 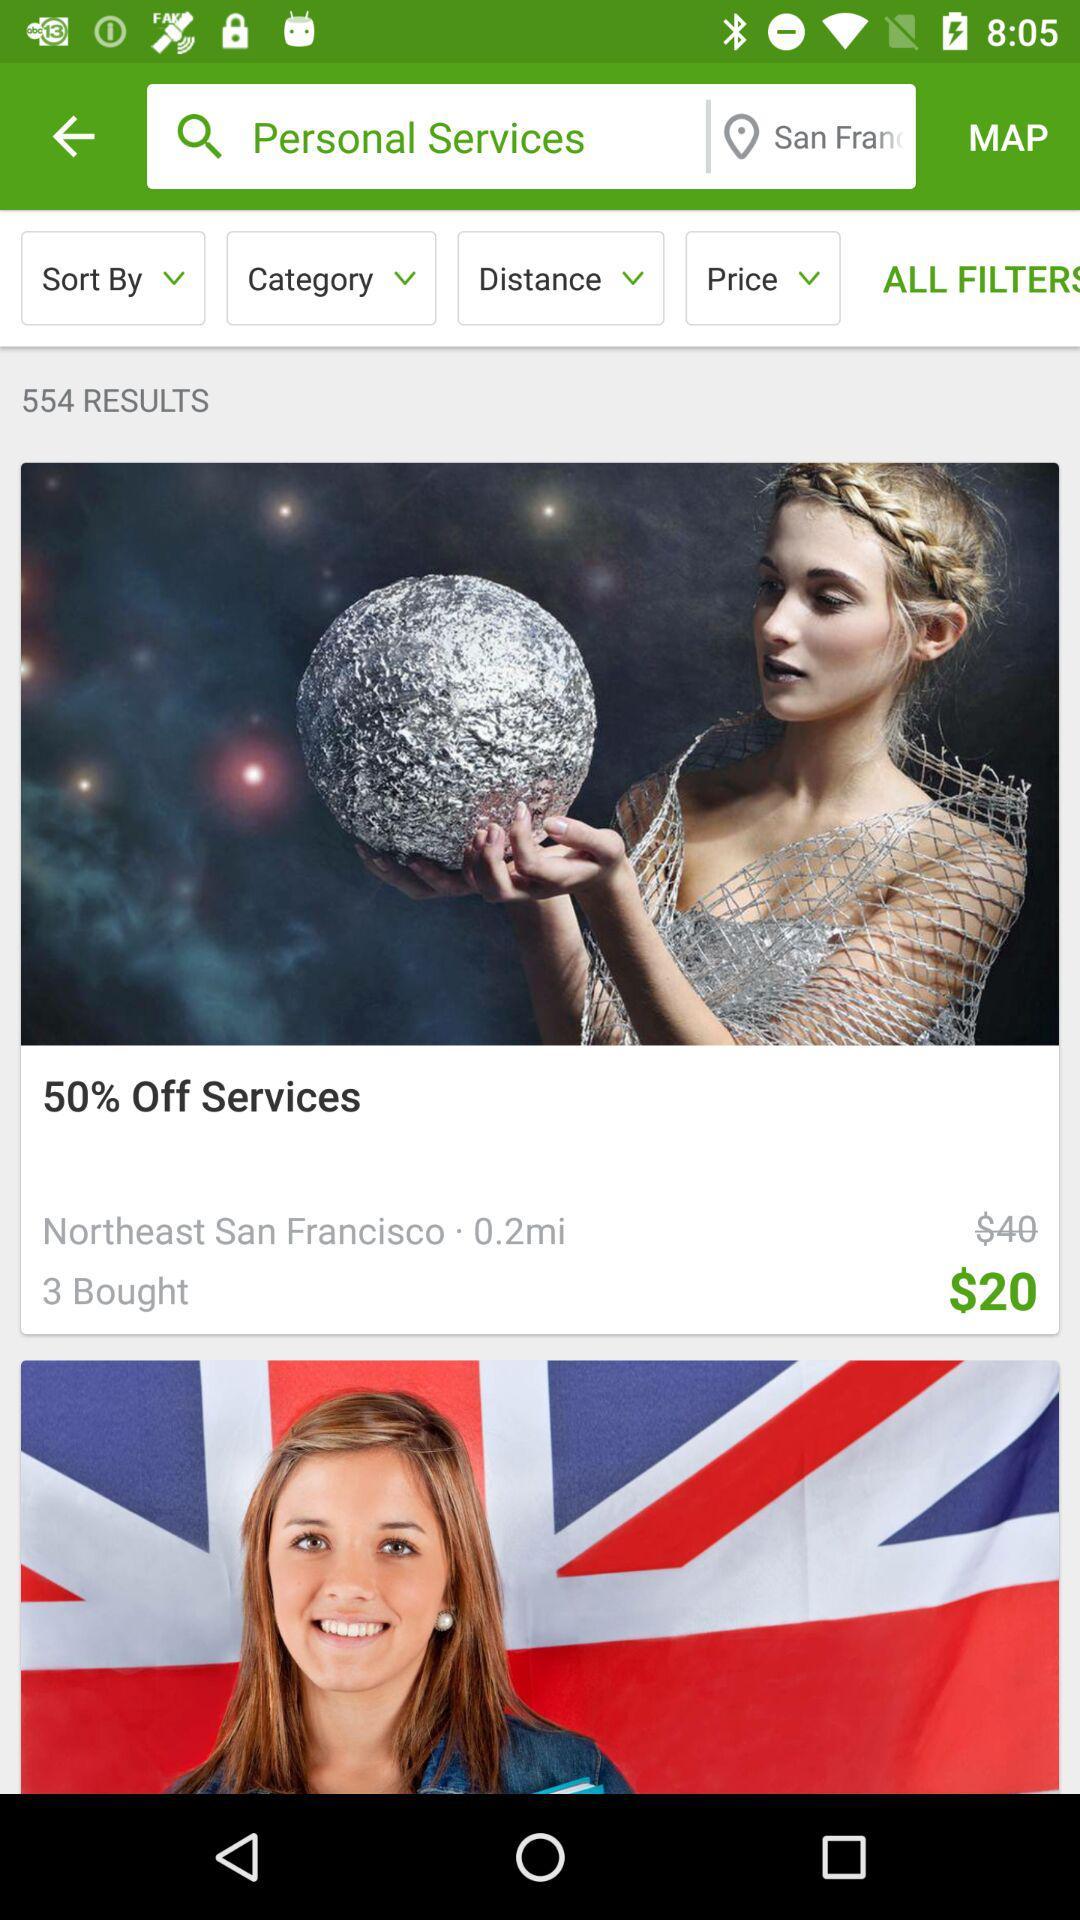 I want to click on the item next to distance icon, so click(x=330, y=277).